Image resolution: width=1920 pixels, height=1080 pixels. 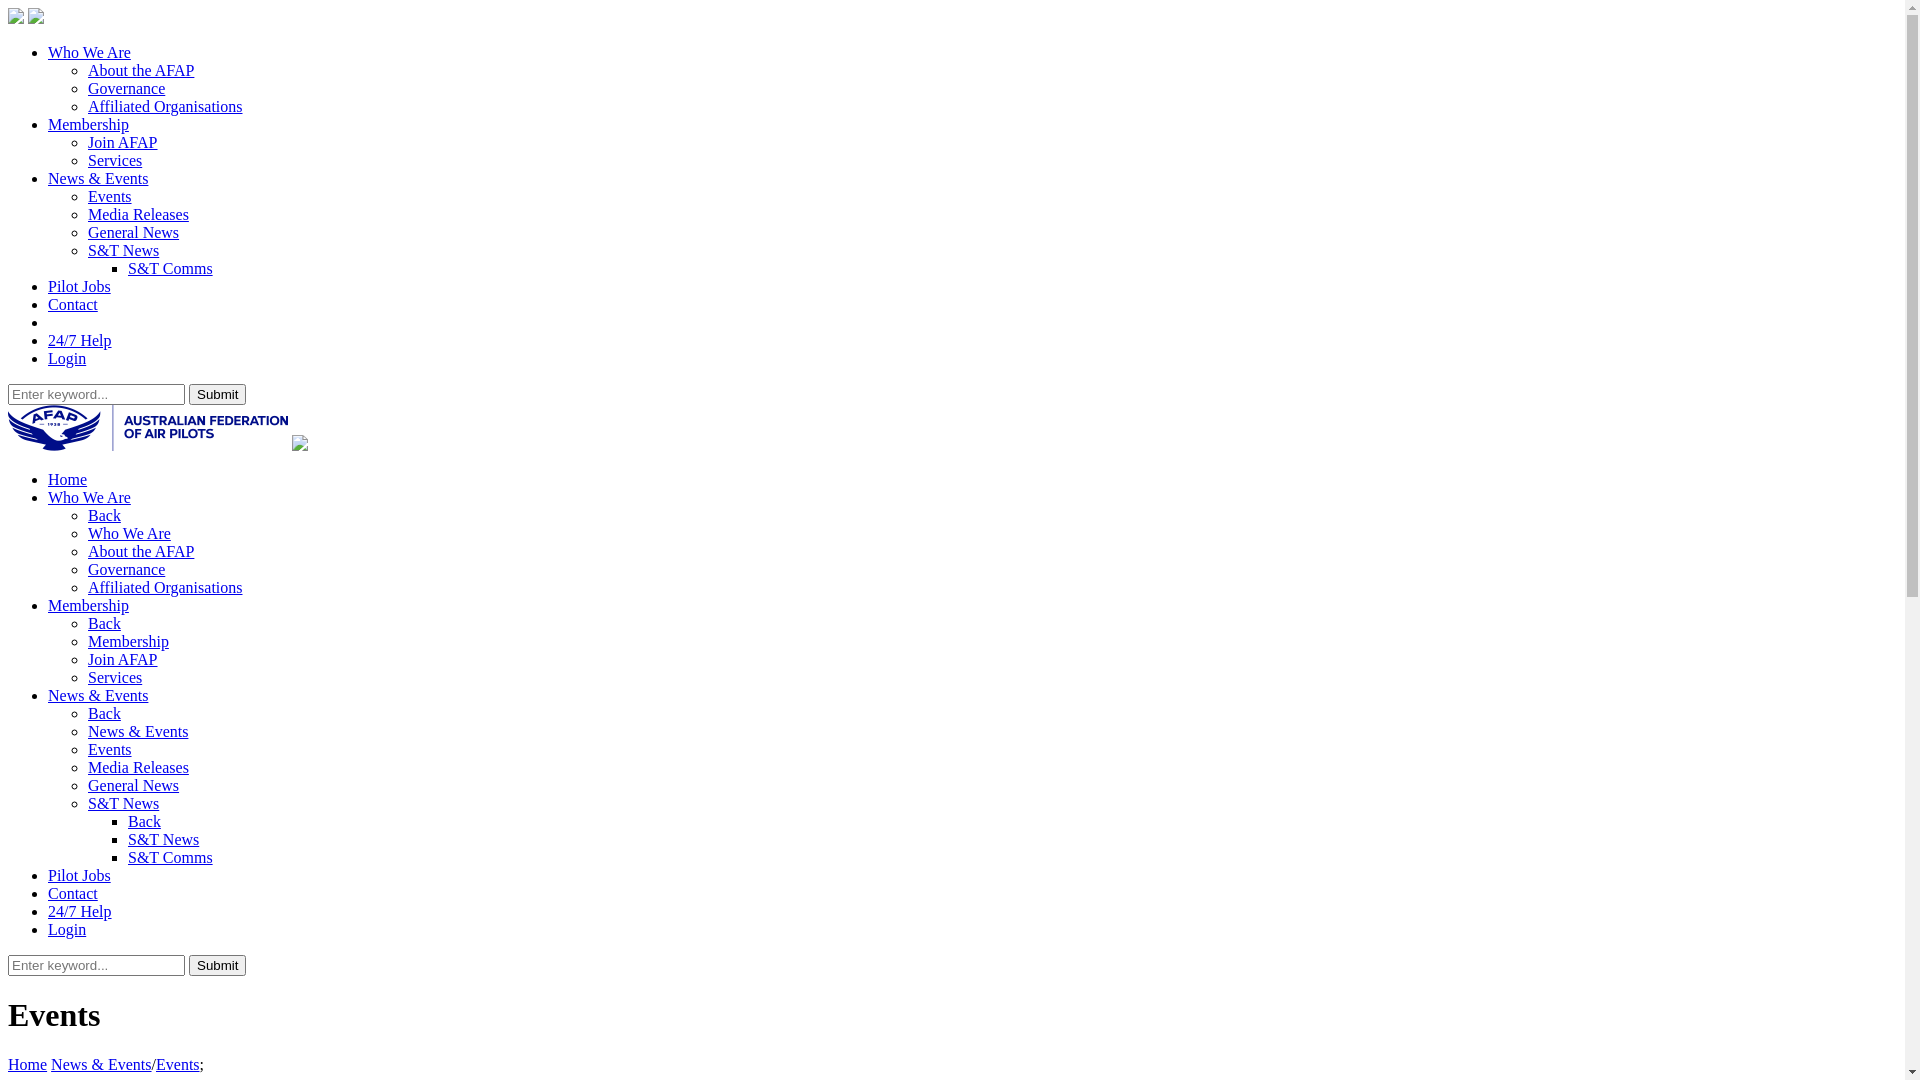 I want to click on 'Pilot Jobs', so click(x=79, y=874).